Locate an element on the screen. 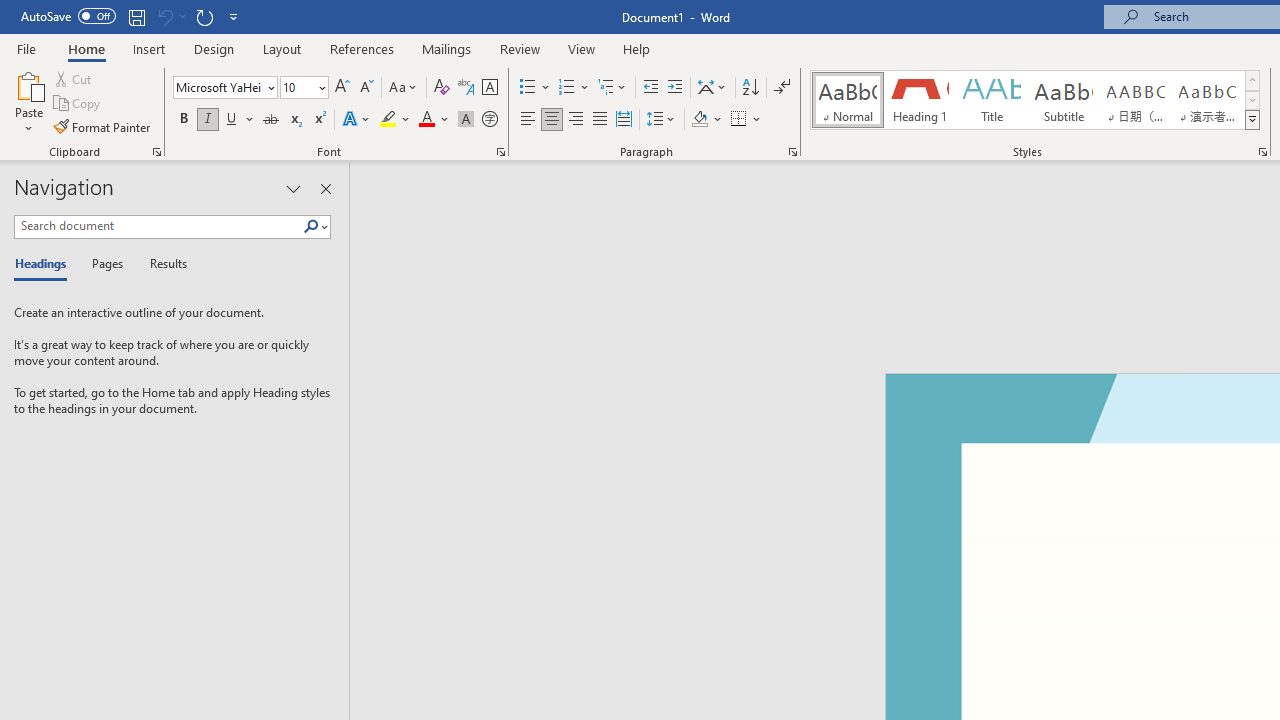  'Can' is located at coordinates (164, 16).